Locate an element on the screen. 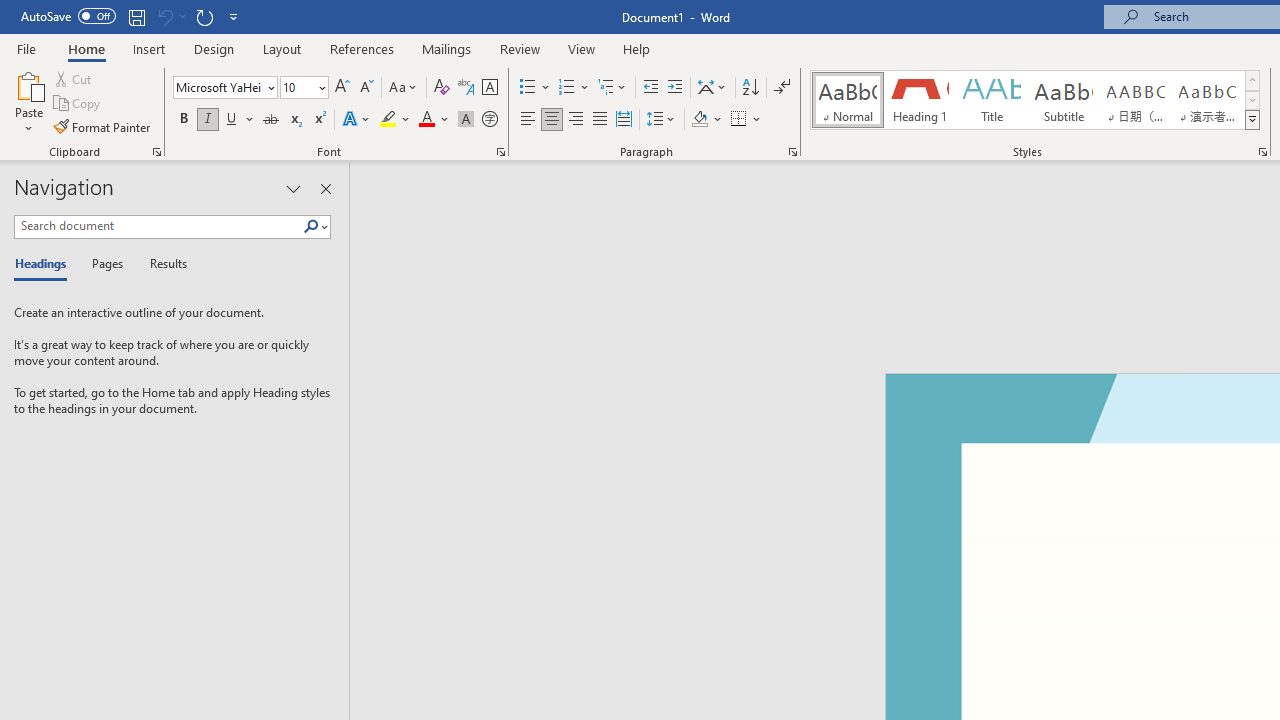  'Can' is located at coordinates (164, 16).